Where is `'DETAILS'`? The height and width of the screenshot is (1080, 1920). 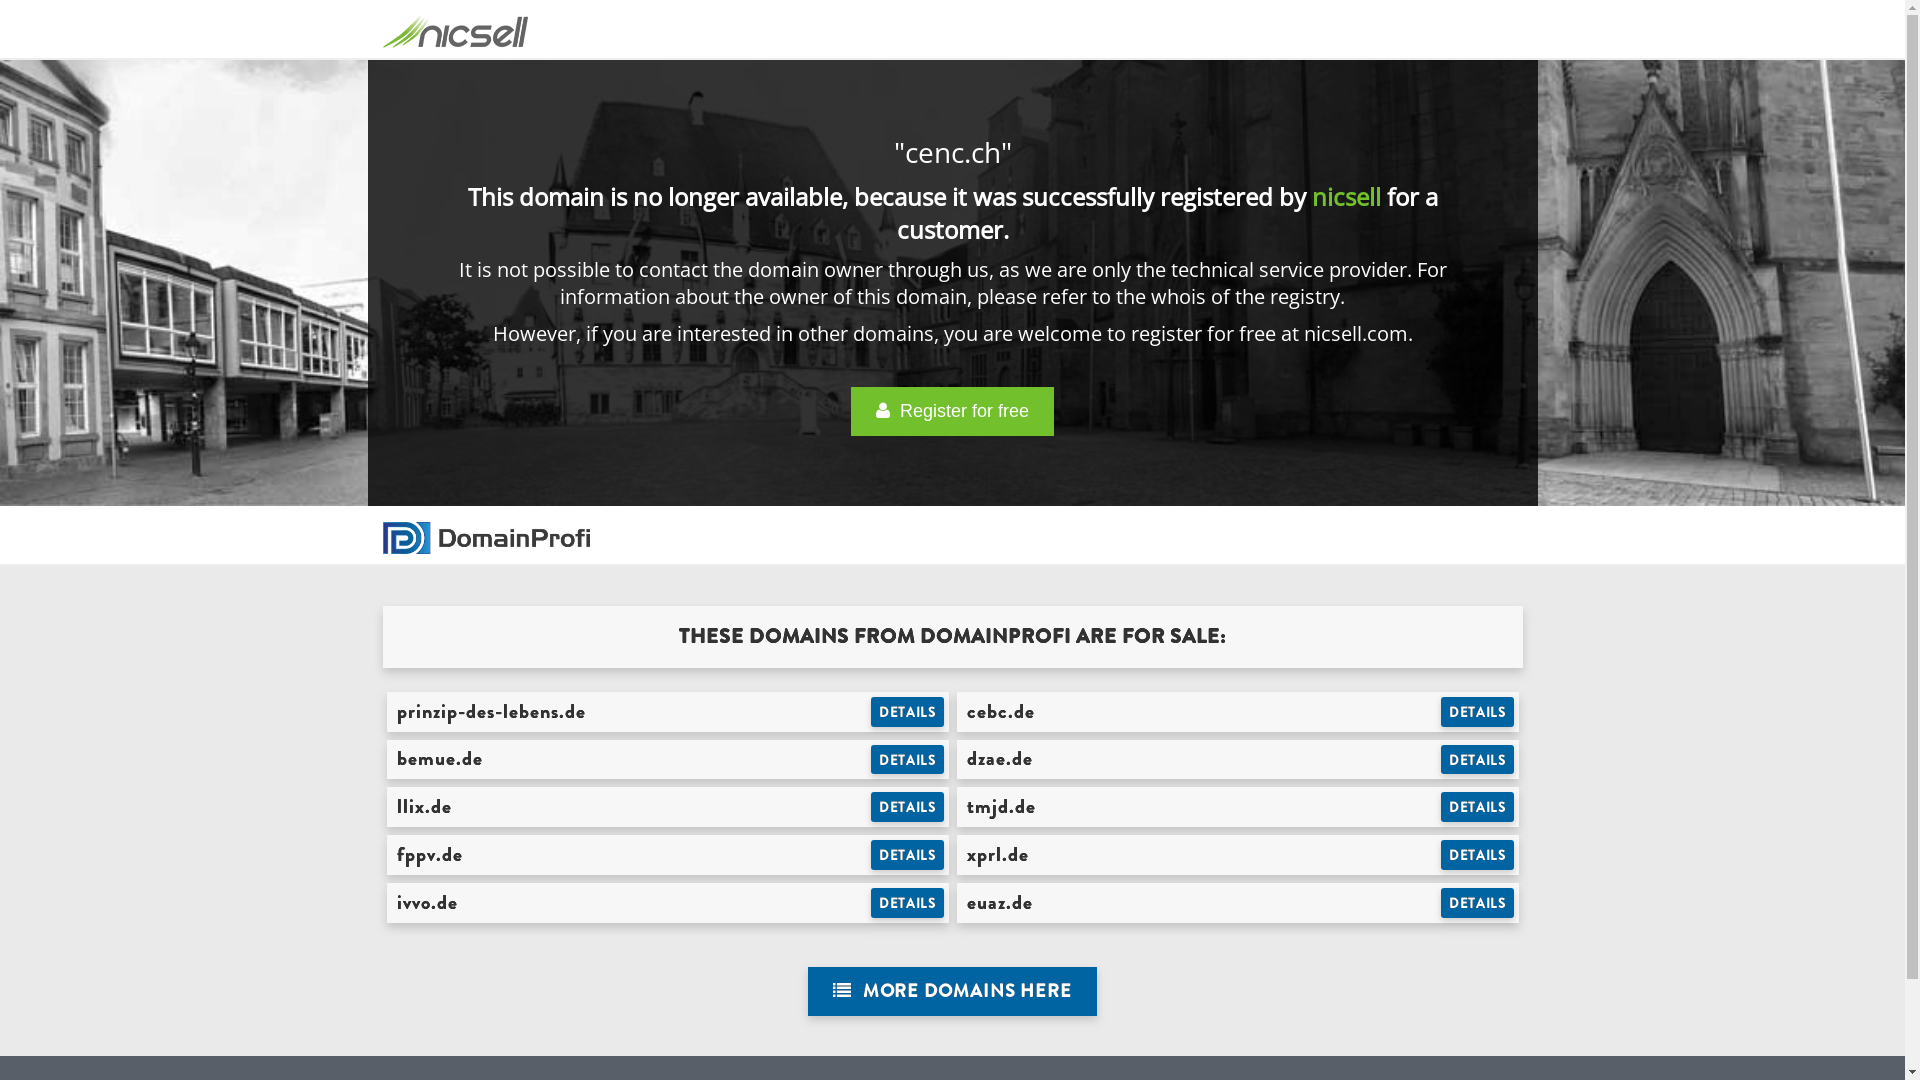
'DETAILS' is located at coordinates (870, 759).